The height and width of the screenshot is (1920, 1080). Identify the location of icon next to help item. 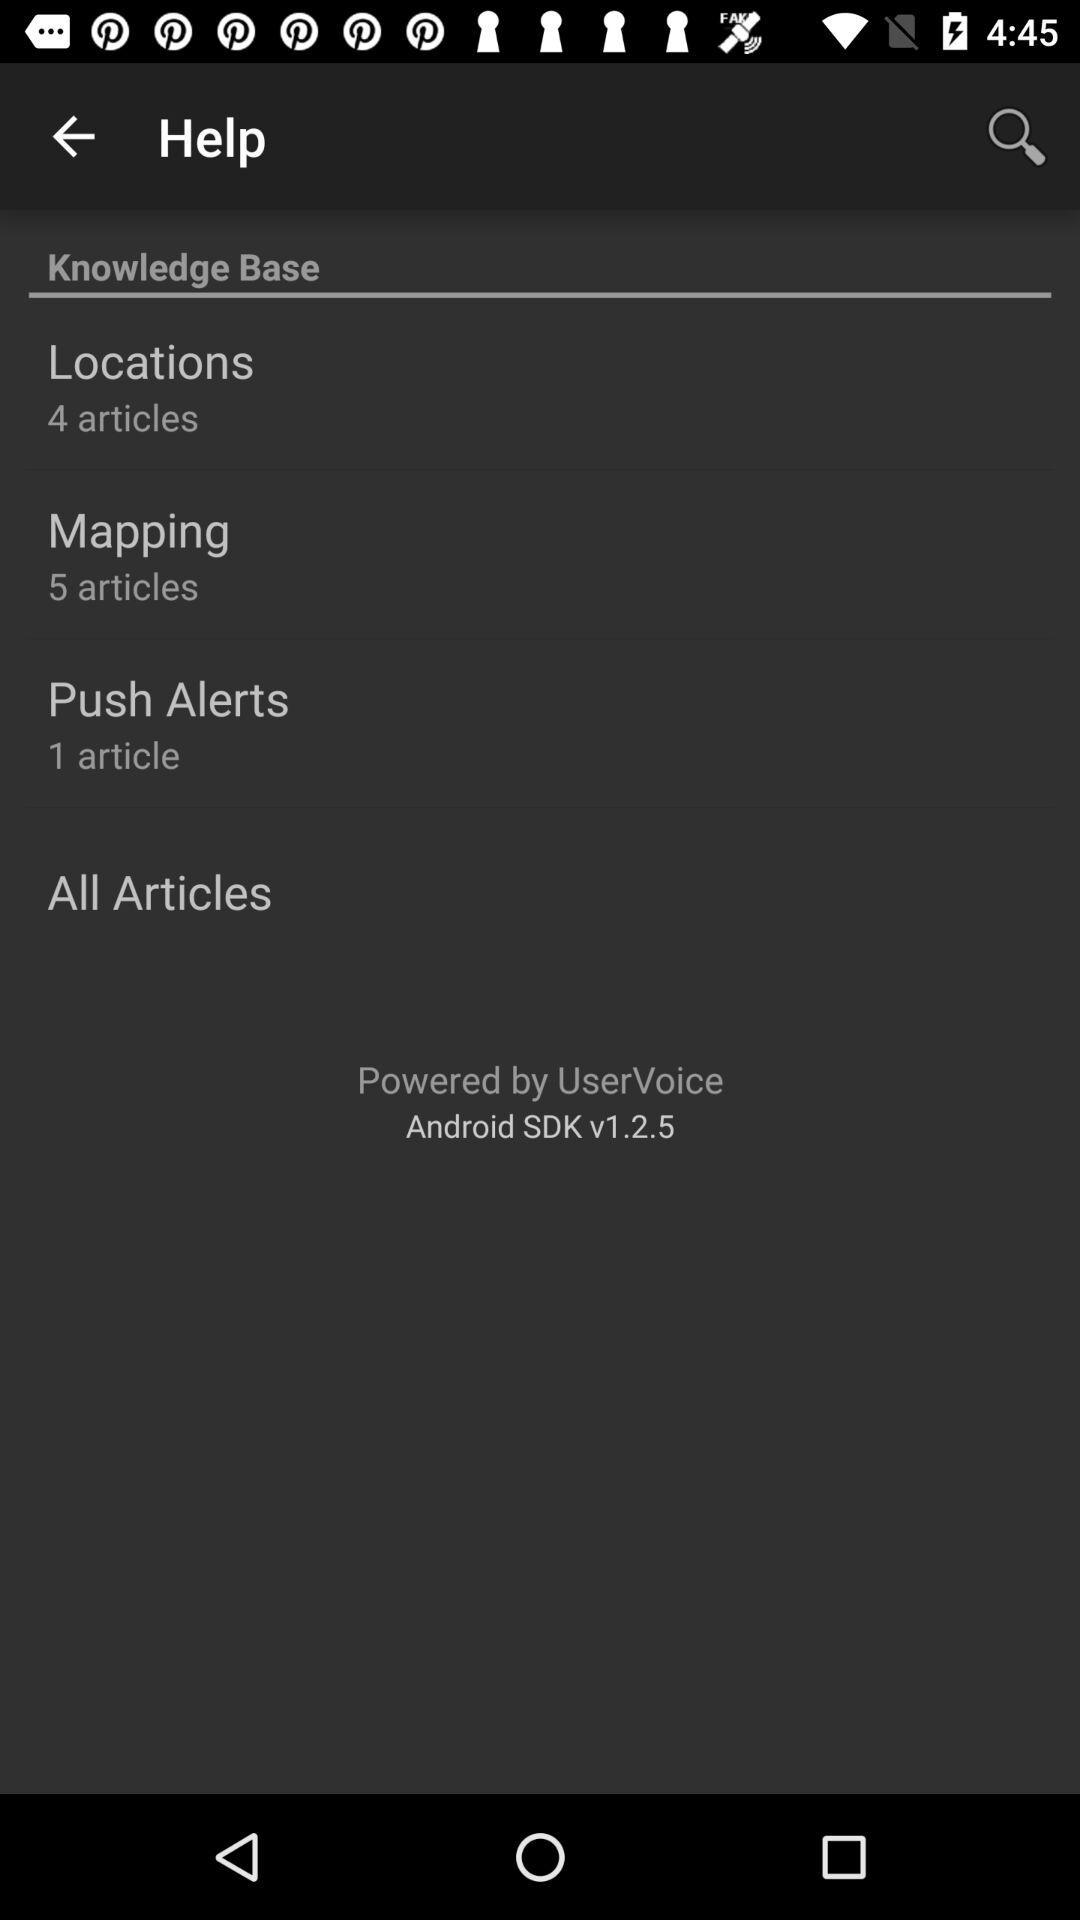
(72, 135).